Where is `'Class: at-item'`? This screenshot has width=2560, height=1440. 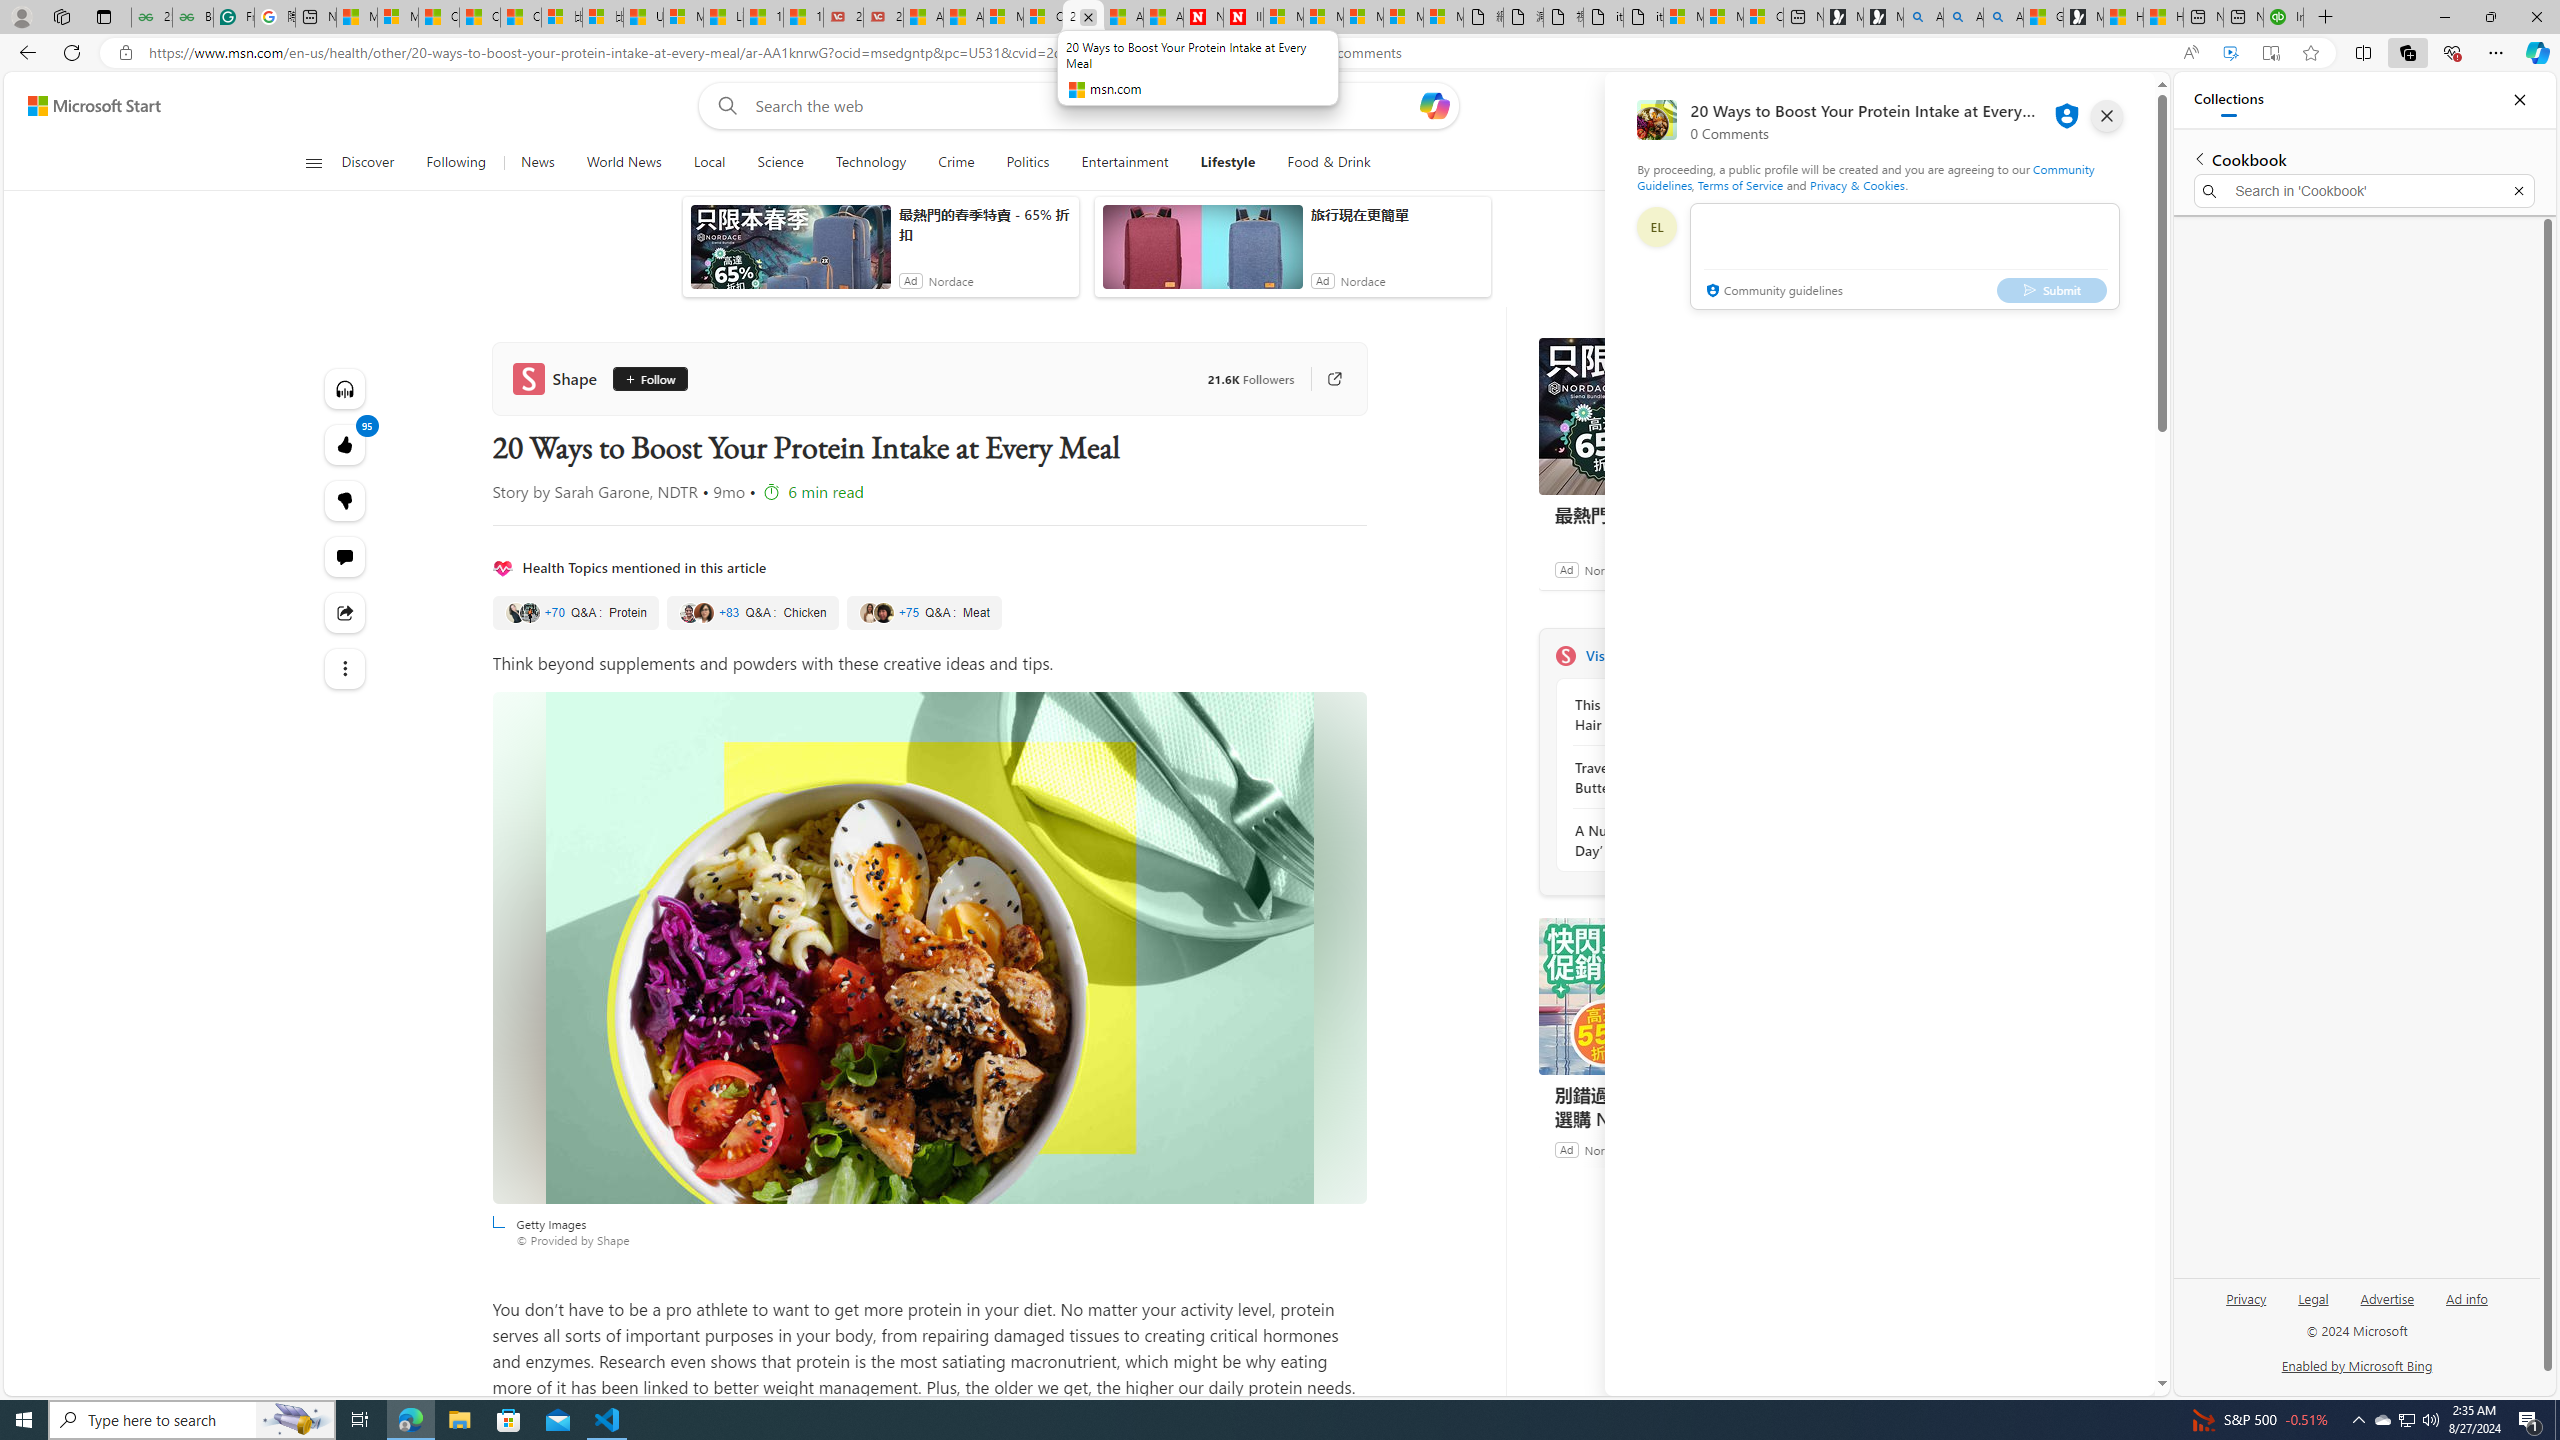 'Class: at-item' is located at coordinates (345, 667).